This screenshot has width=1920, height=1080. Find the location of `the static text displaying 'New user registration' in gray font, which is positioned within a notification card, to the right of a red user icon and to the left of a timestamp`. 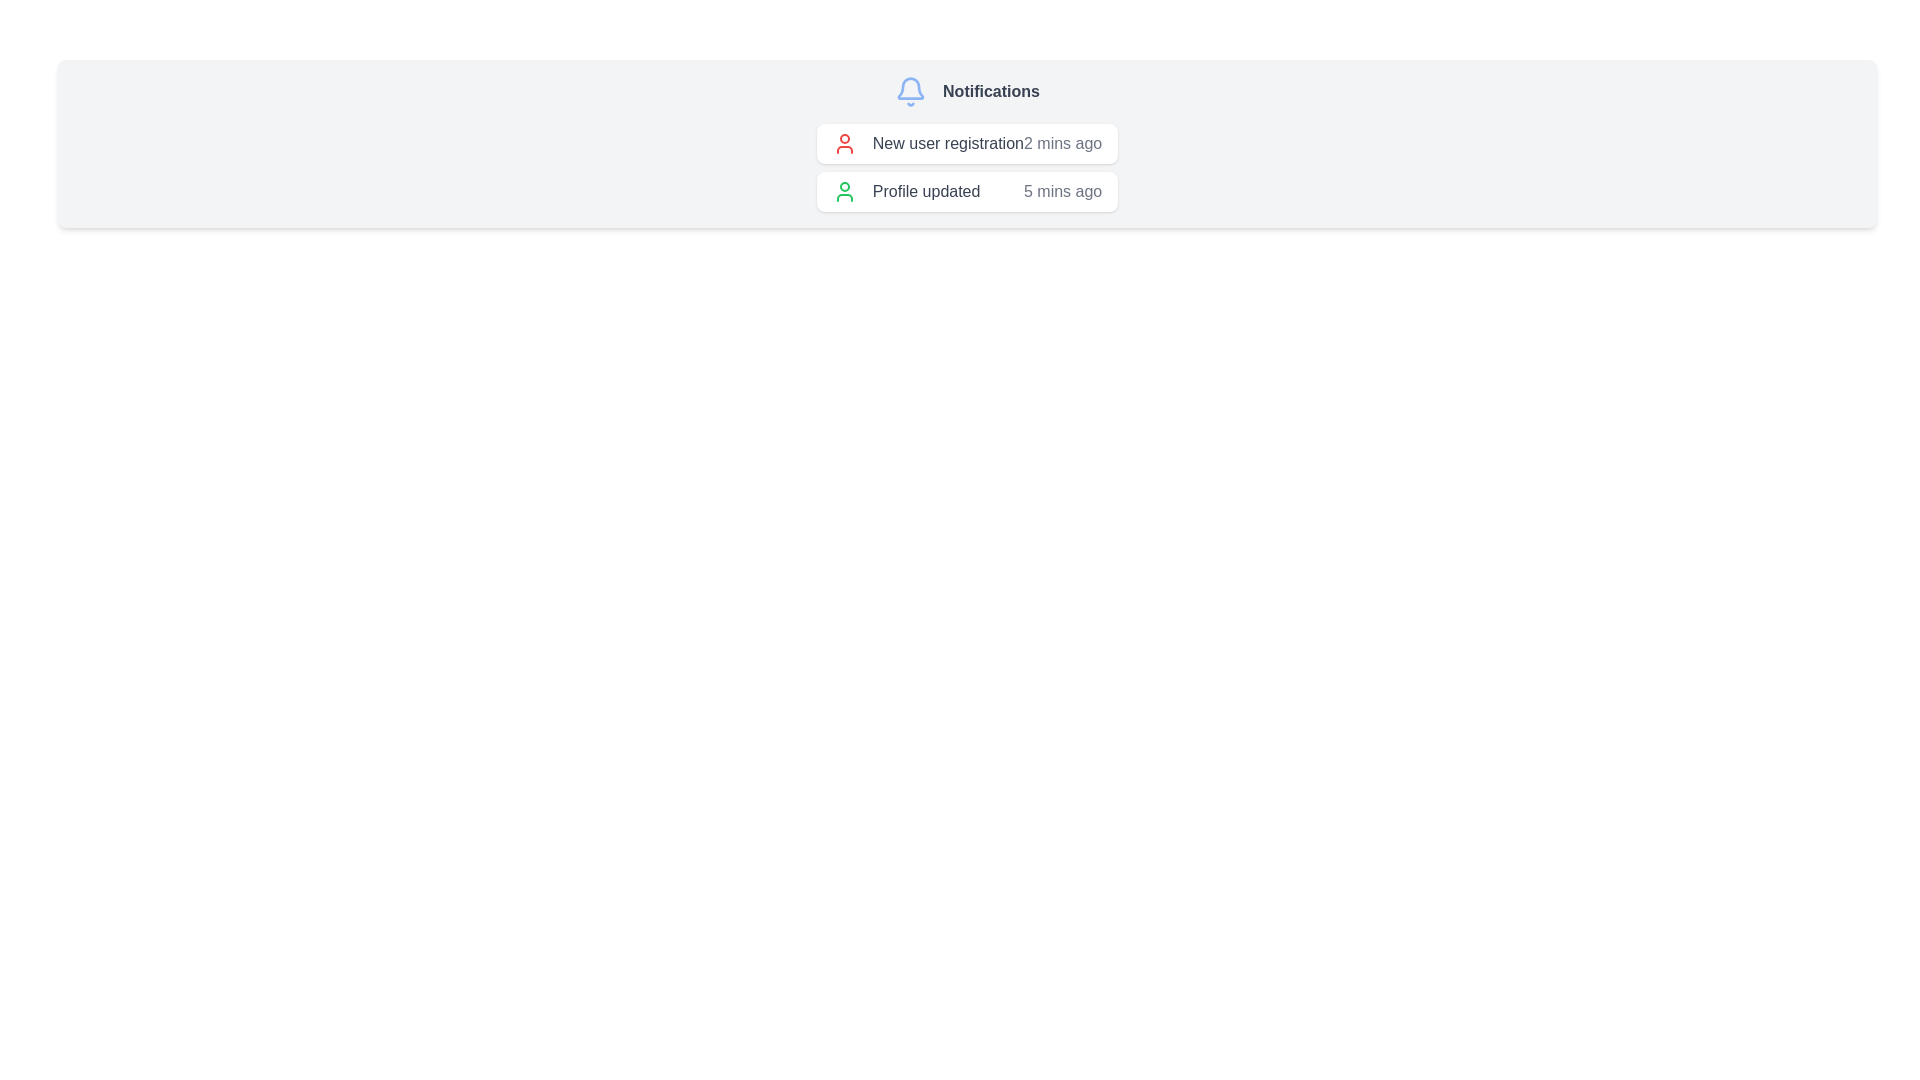

the static text displaying 'New user registration' in gray font, which is positioned within a notification card, to the right of a red user icon and to the left of a timestamp is located at coordinates (947, 142).